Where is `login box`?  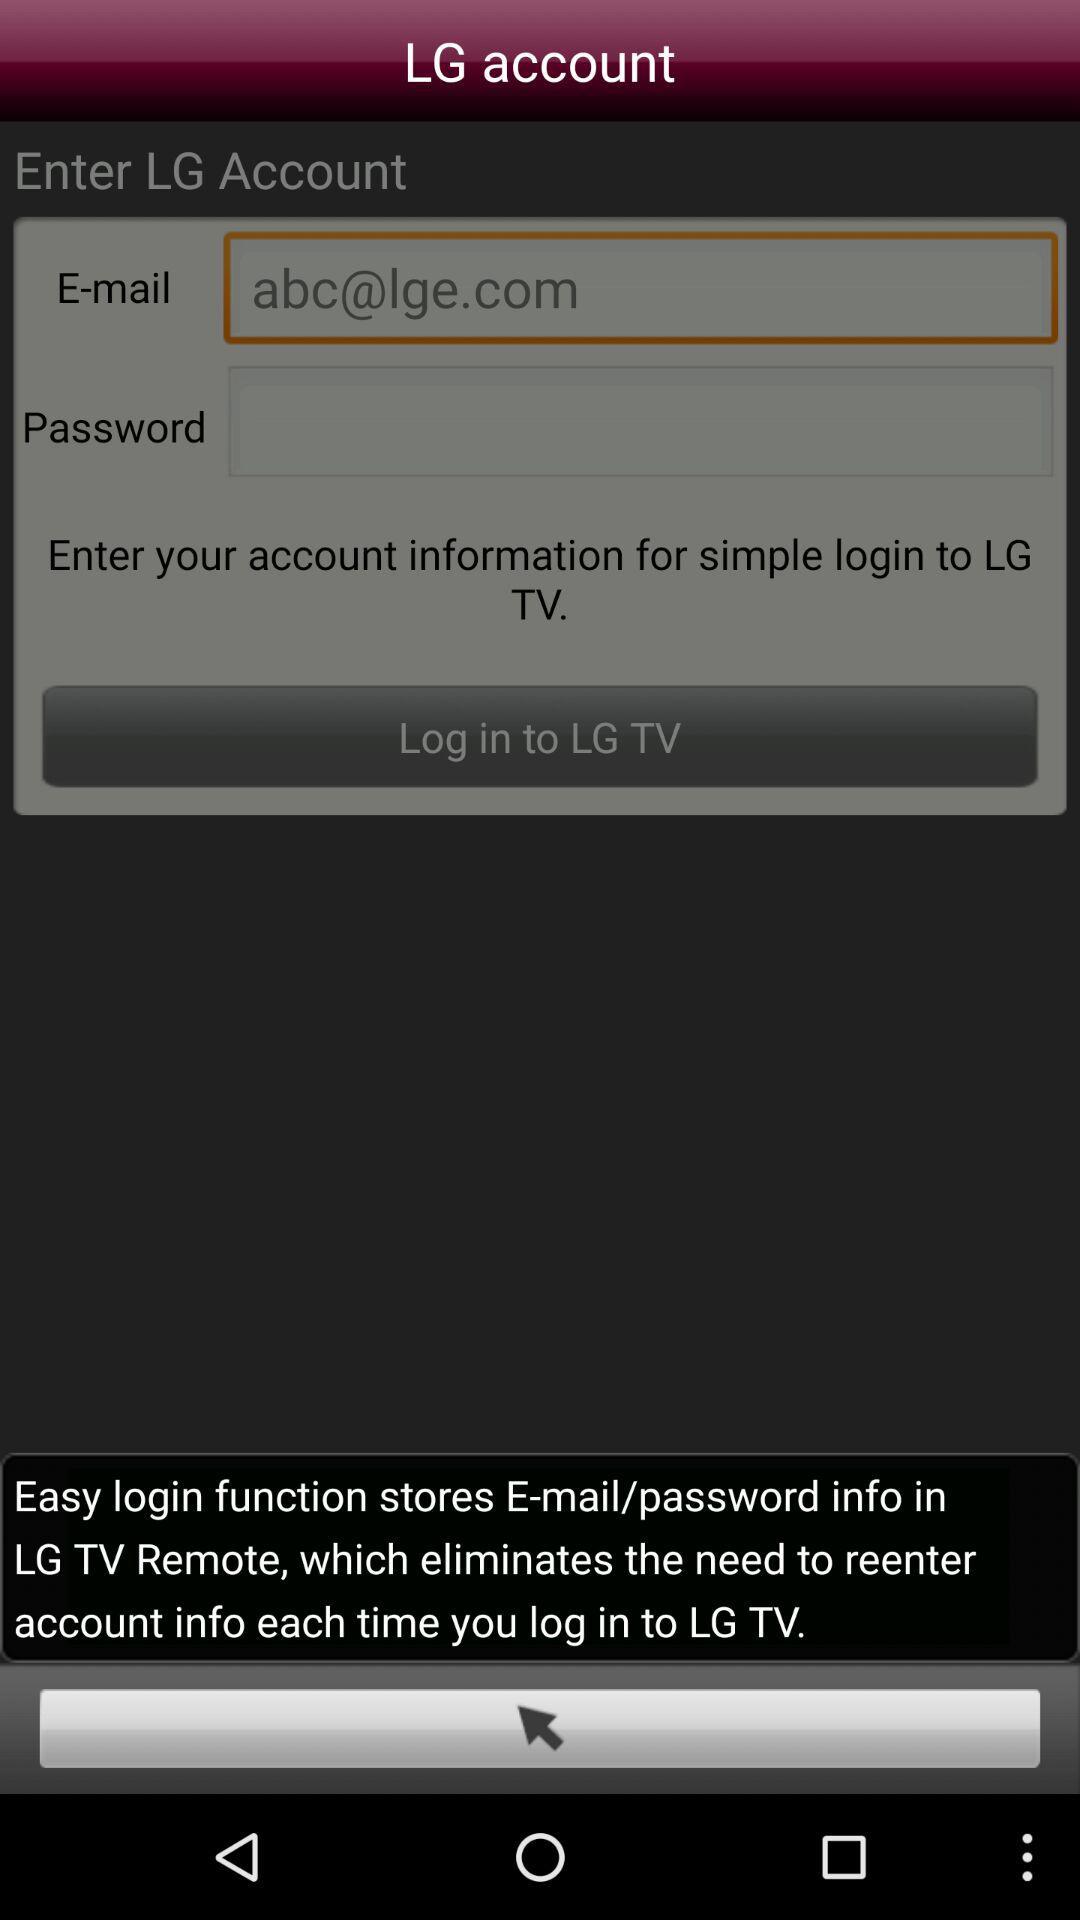 login box is located at coordinates (540, 1727).